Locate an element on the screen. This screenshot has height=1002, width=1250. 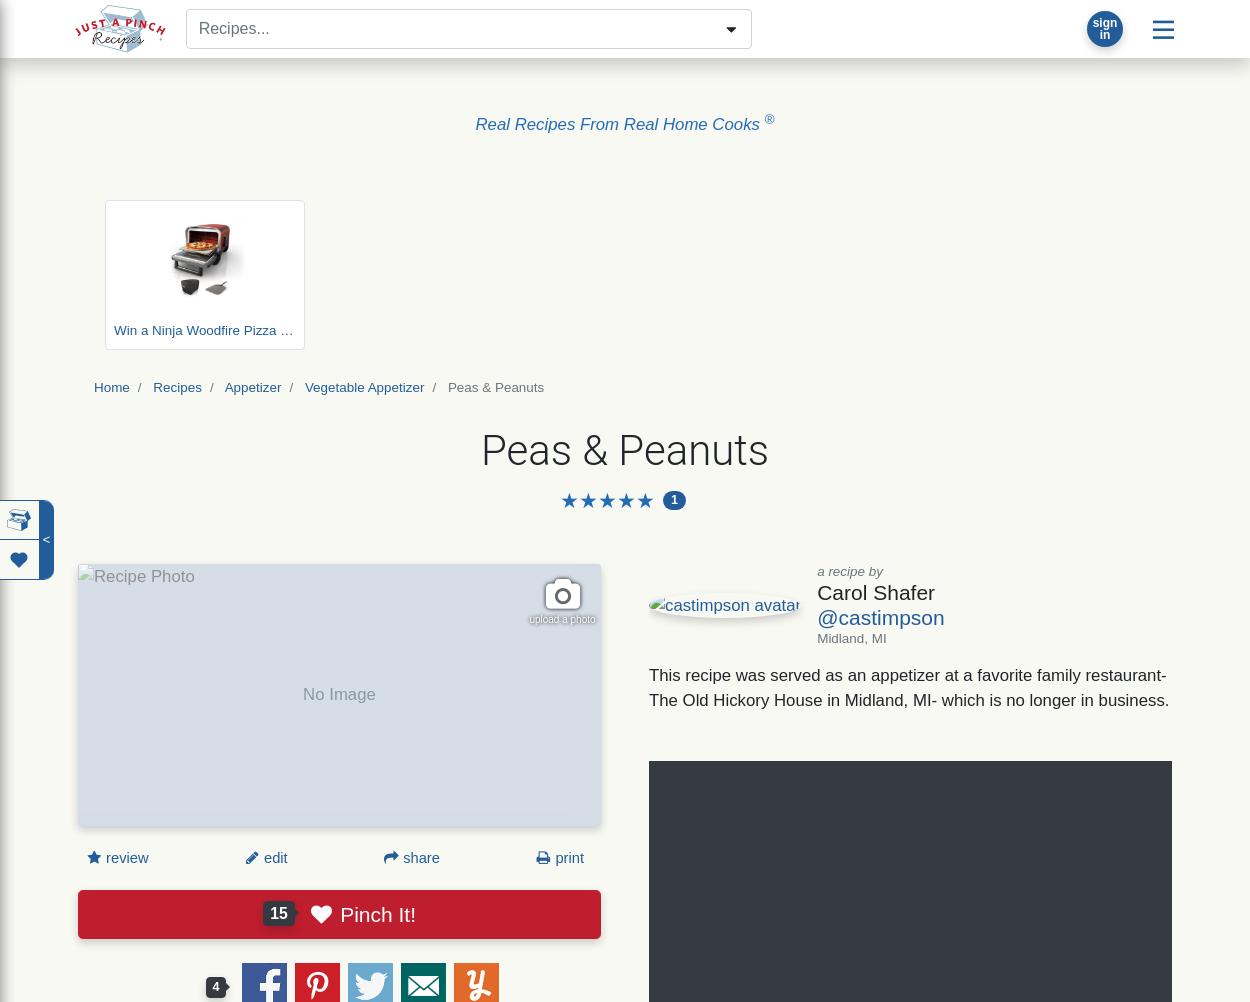
'@castimpson' is located at coordinates (880, 616).